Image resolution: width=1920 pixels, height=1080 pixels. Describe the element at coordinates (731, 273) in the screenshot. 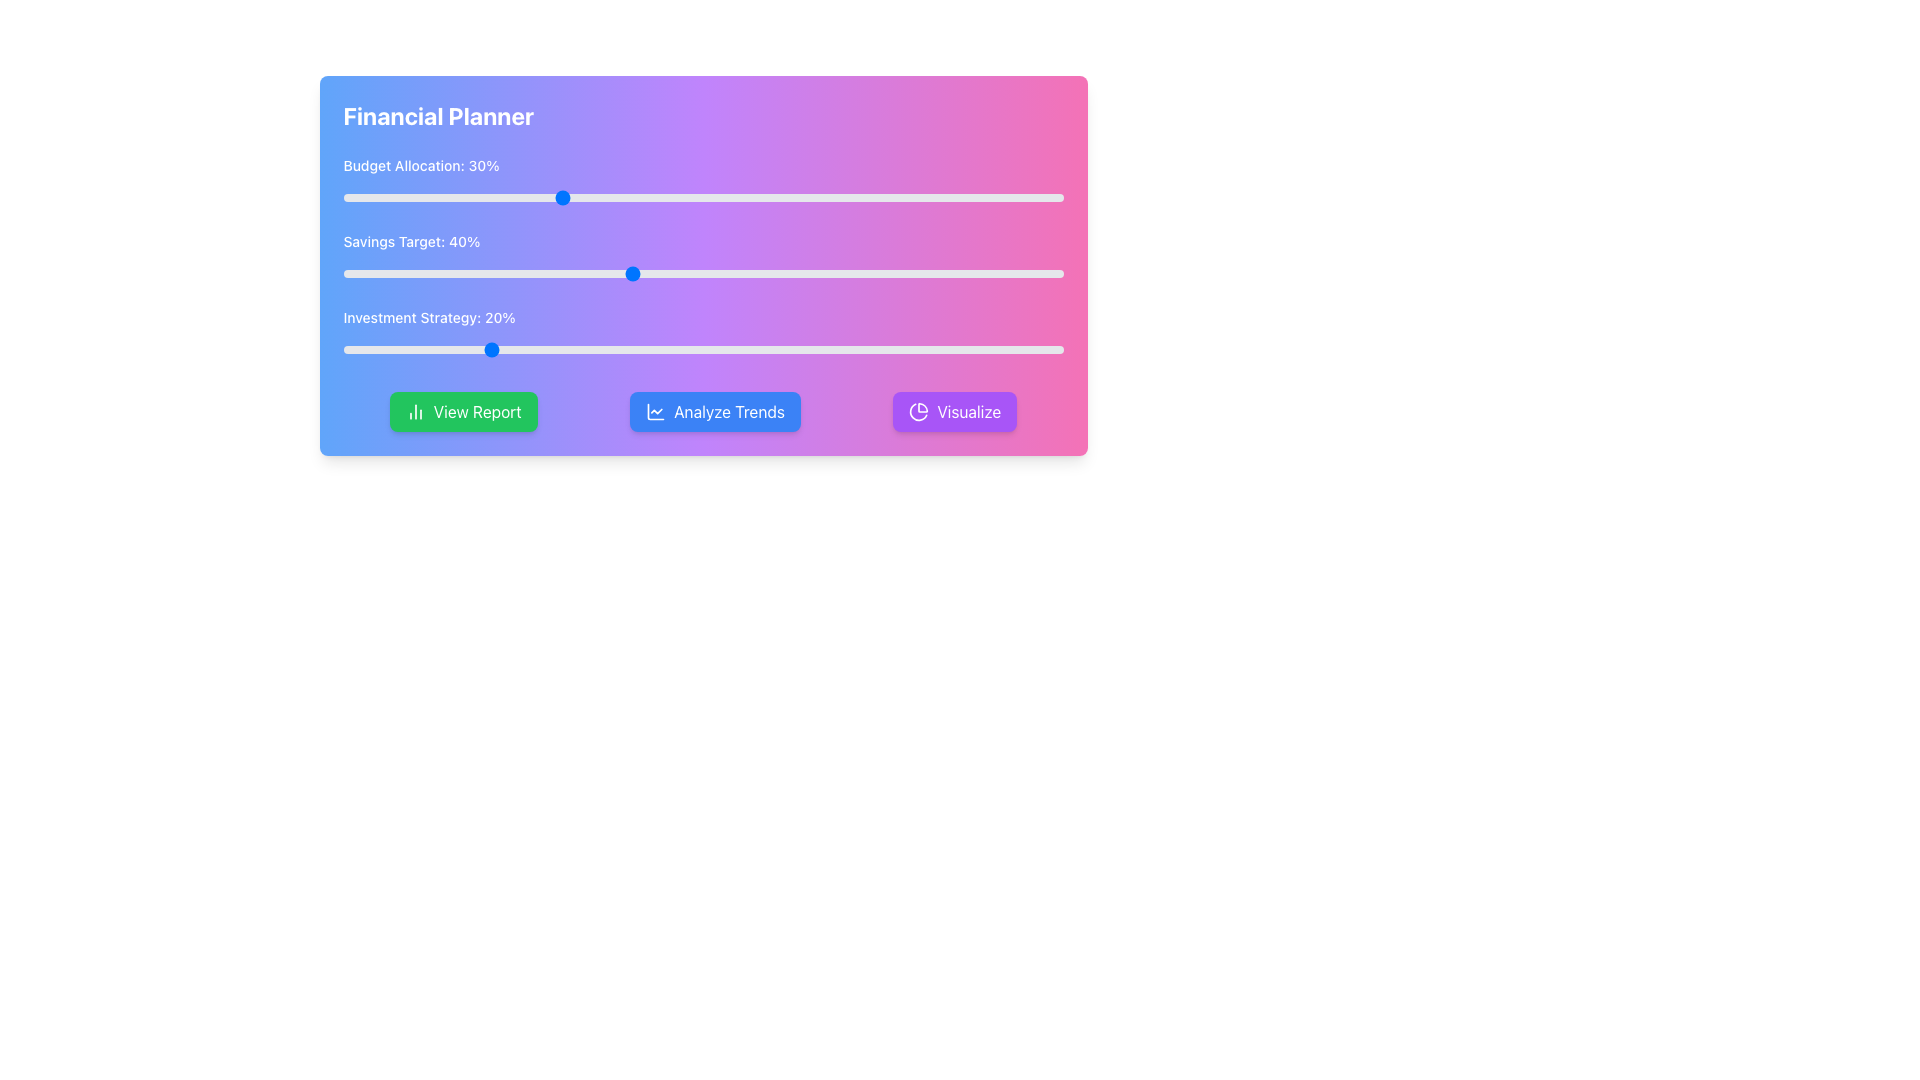

I see `the savings target percentage` at that location.